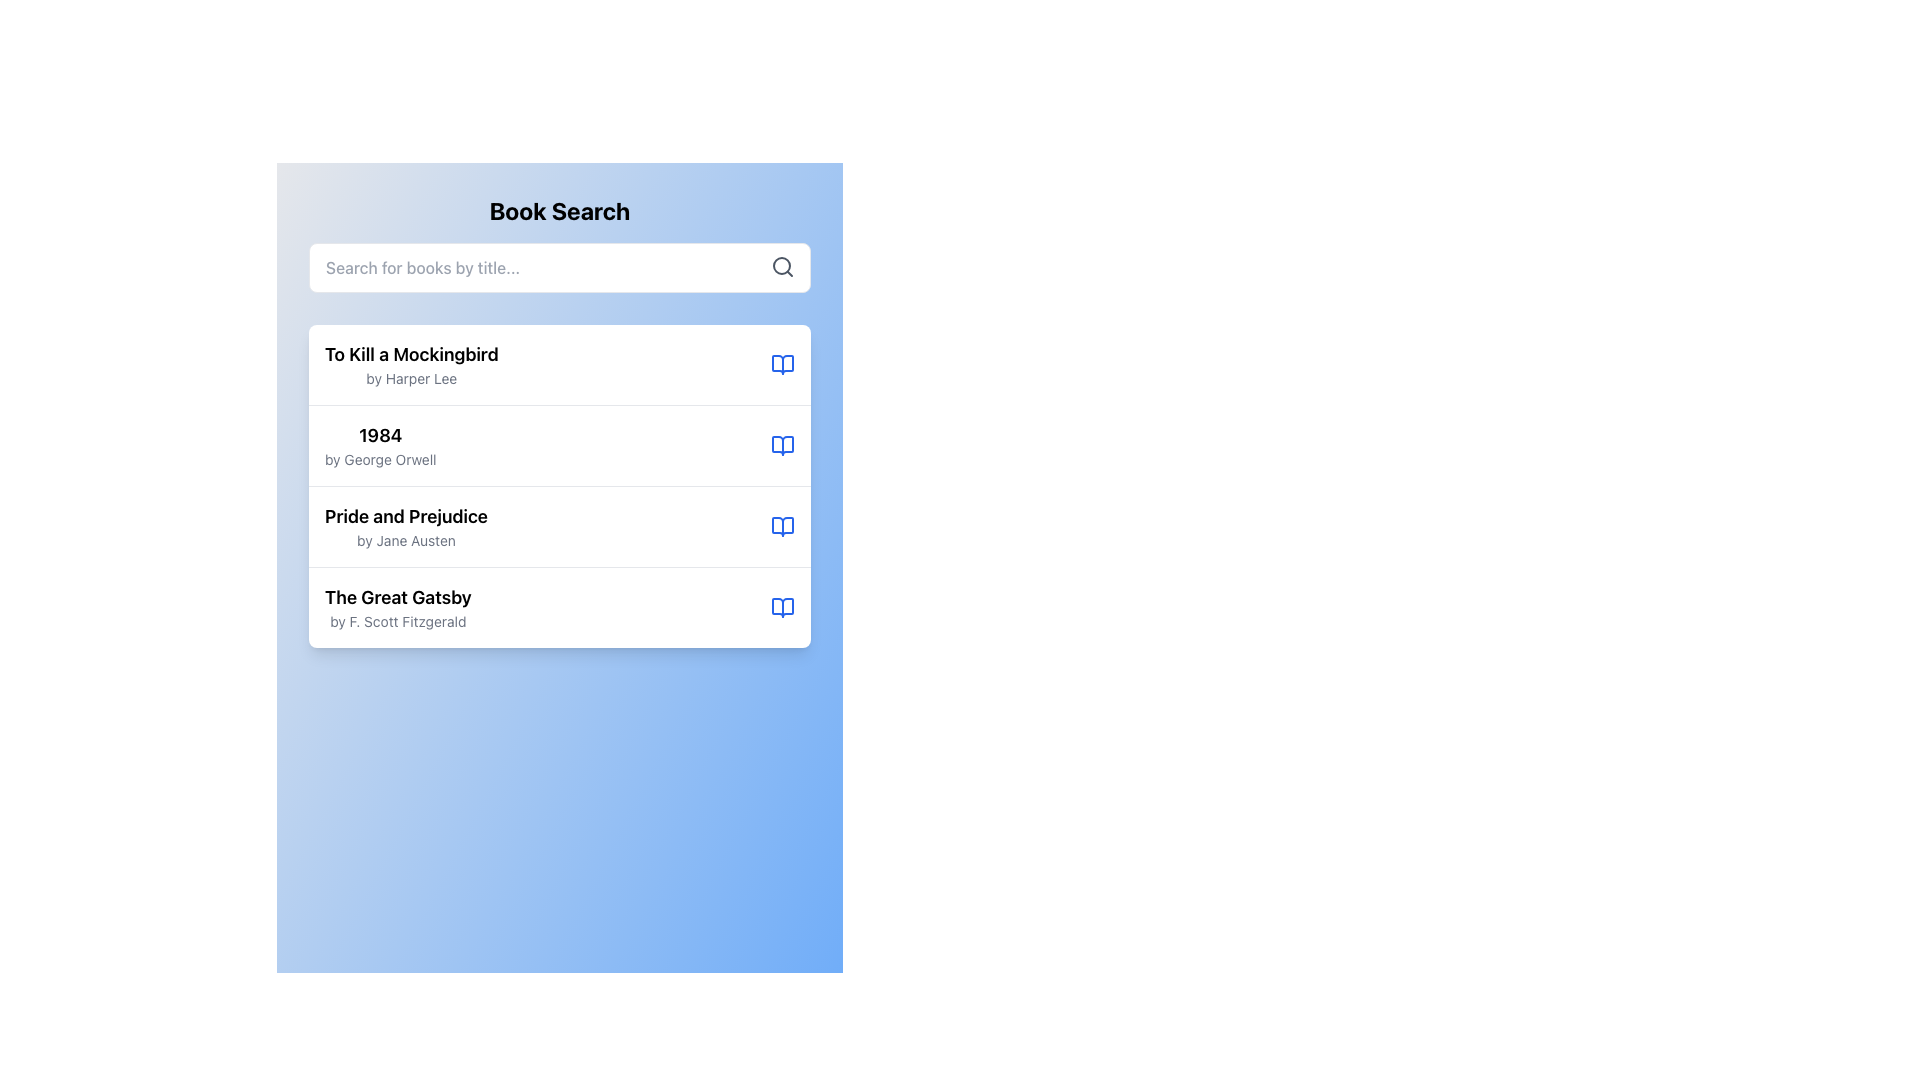  I want to click on the text display element that shows the title and author of a book, located under the search bar and above other entries in the list, so click(410, 365).